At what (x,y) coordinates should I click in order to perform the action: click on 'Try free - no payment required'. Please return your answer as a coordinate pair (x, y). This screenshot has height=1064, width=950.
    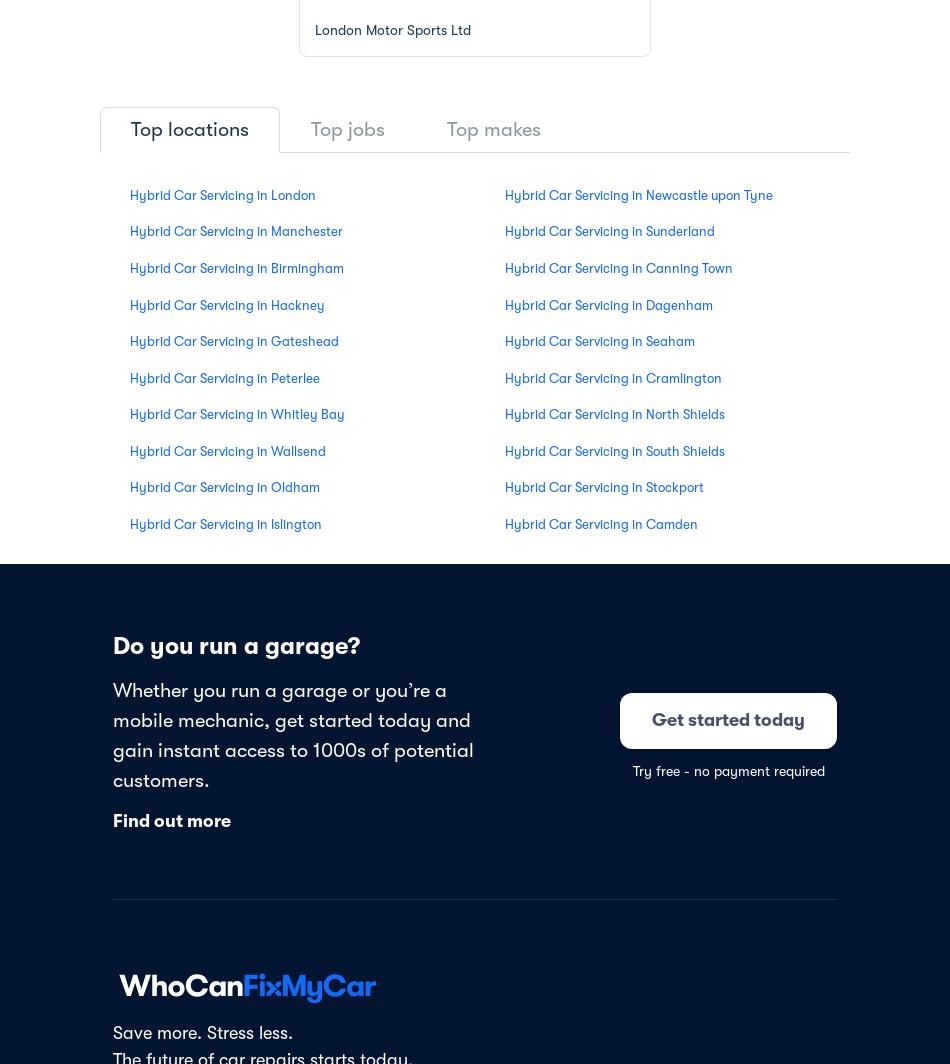
    Looking at the image, I should click on (726, 770).